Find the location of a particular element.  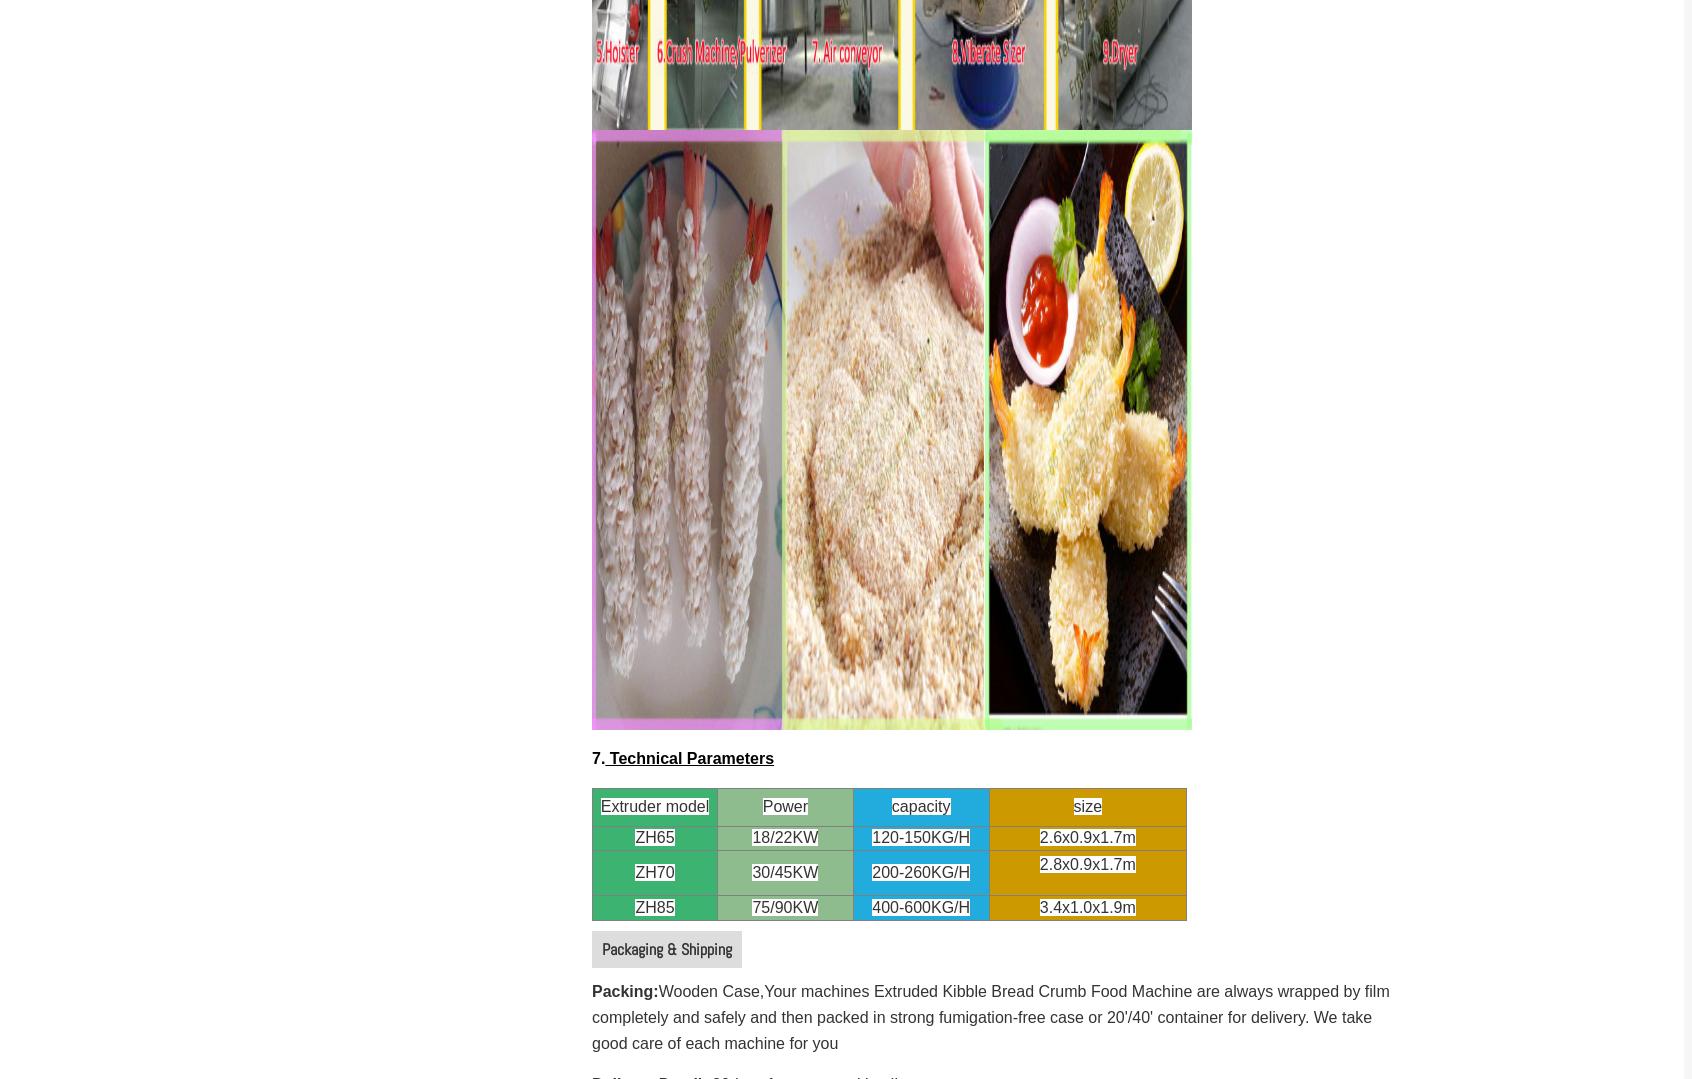

'Extruder model' is located at coordinates (654, 805).